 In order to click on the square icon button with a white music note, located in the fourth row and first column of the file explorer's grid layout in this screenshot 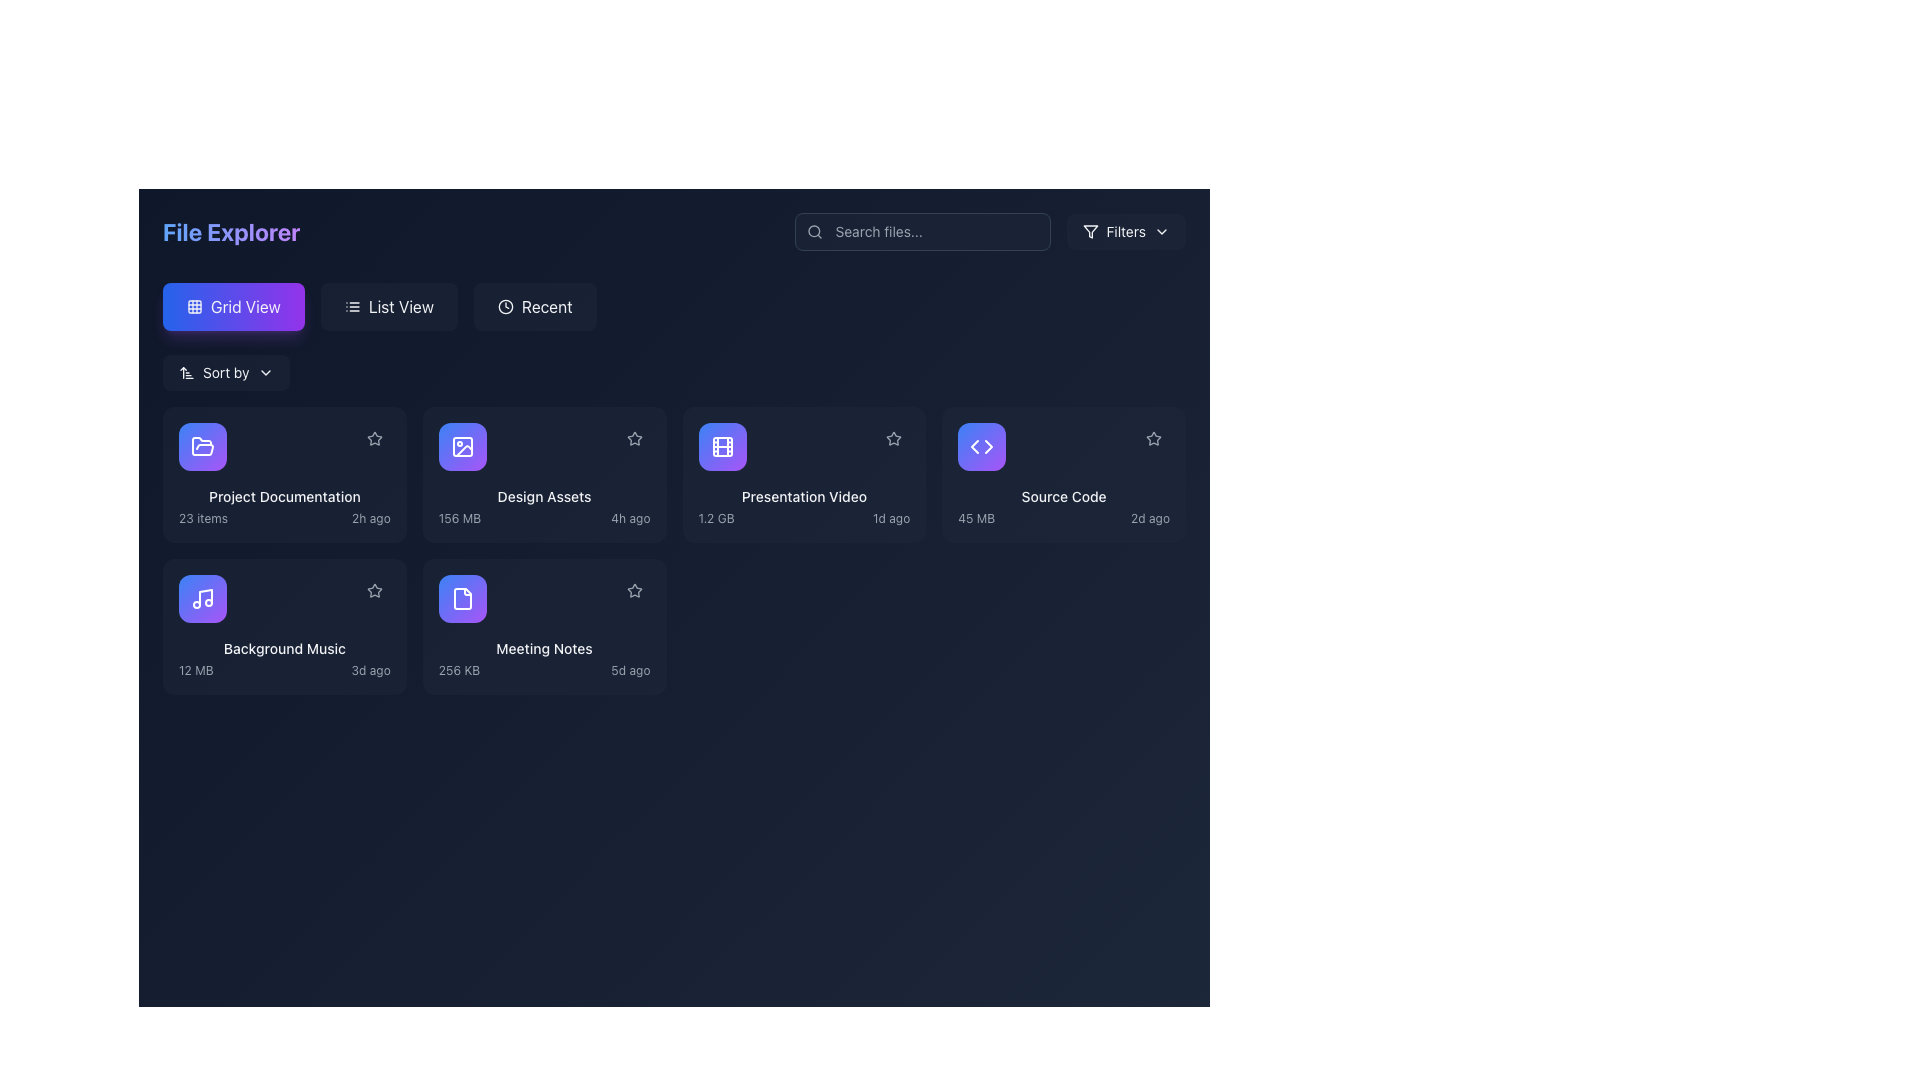, I will do `click(202, 597)`.